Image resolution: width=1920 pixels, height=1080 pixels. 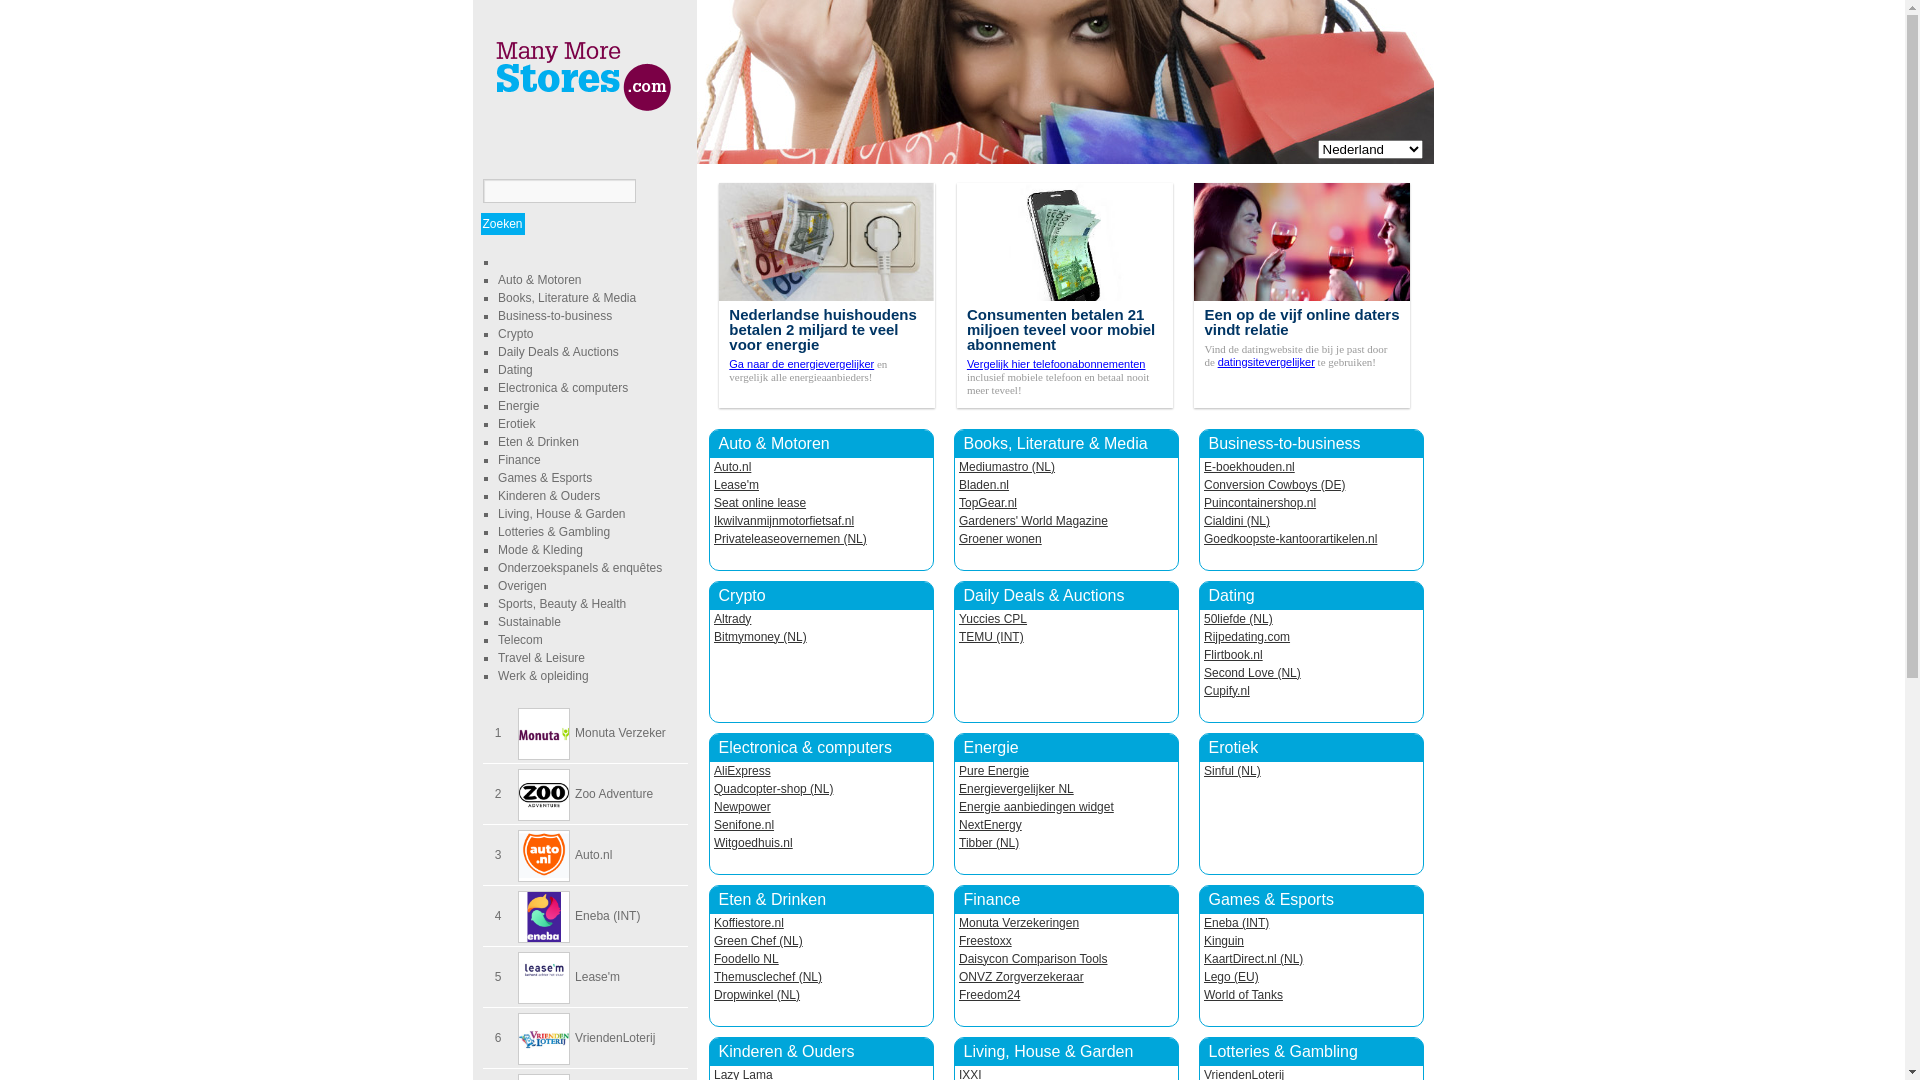 What do you see at coordinates (1203, 501) in the screenshot?
I see `'Puincontainershop.nl'` at bounding box center [1203, 501].